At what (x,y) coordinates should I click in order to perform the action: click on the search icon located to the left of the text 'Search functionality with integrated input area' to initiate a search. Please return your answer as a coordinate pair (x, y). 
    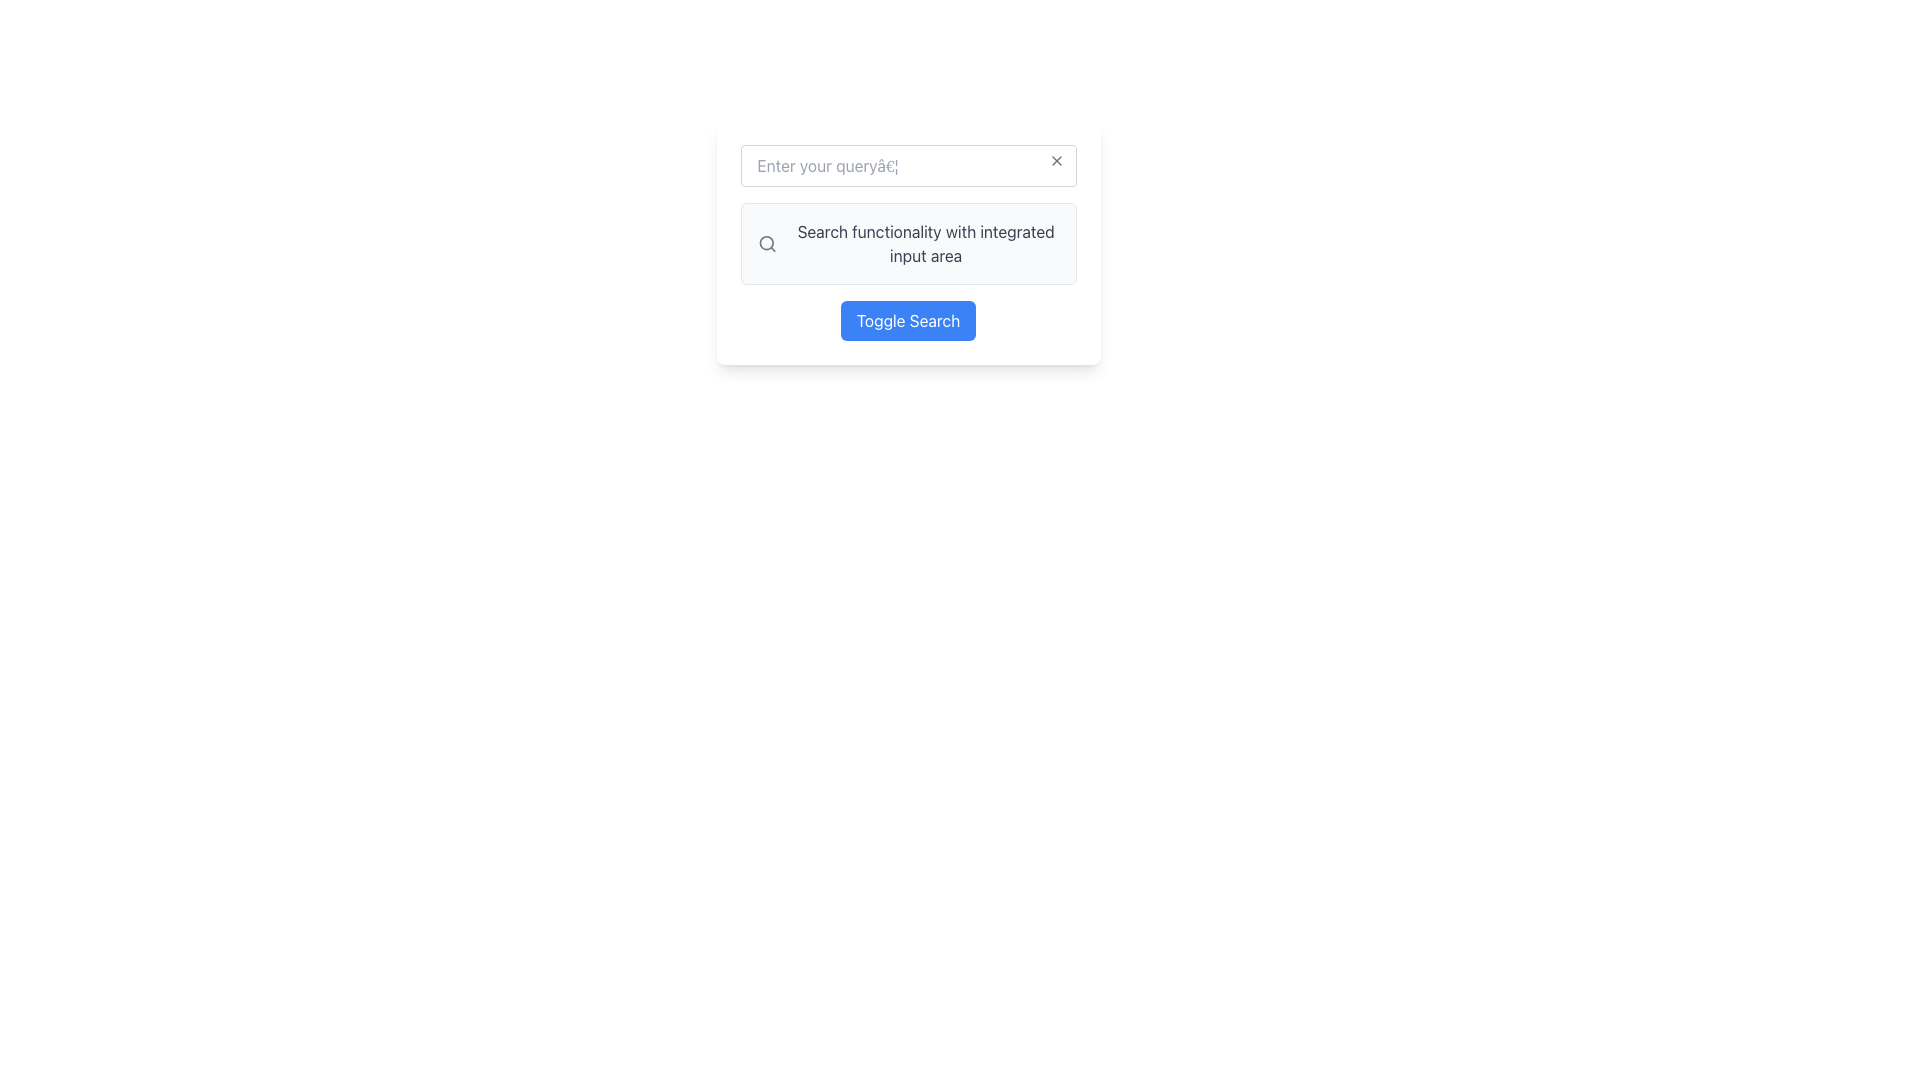
    Looking at the image, I should click on (766, 242).